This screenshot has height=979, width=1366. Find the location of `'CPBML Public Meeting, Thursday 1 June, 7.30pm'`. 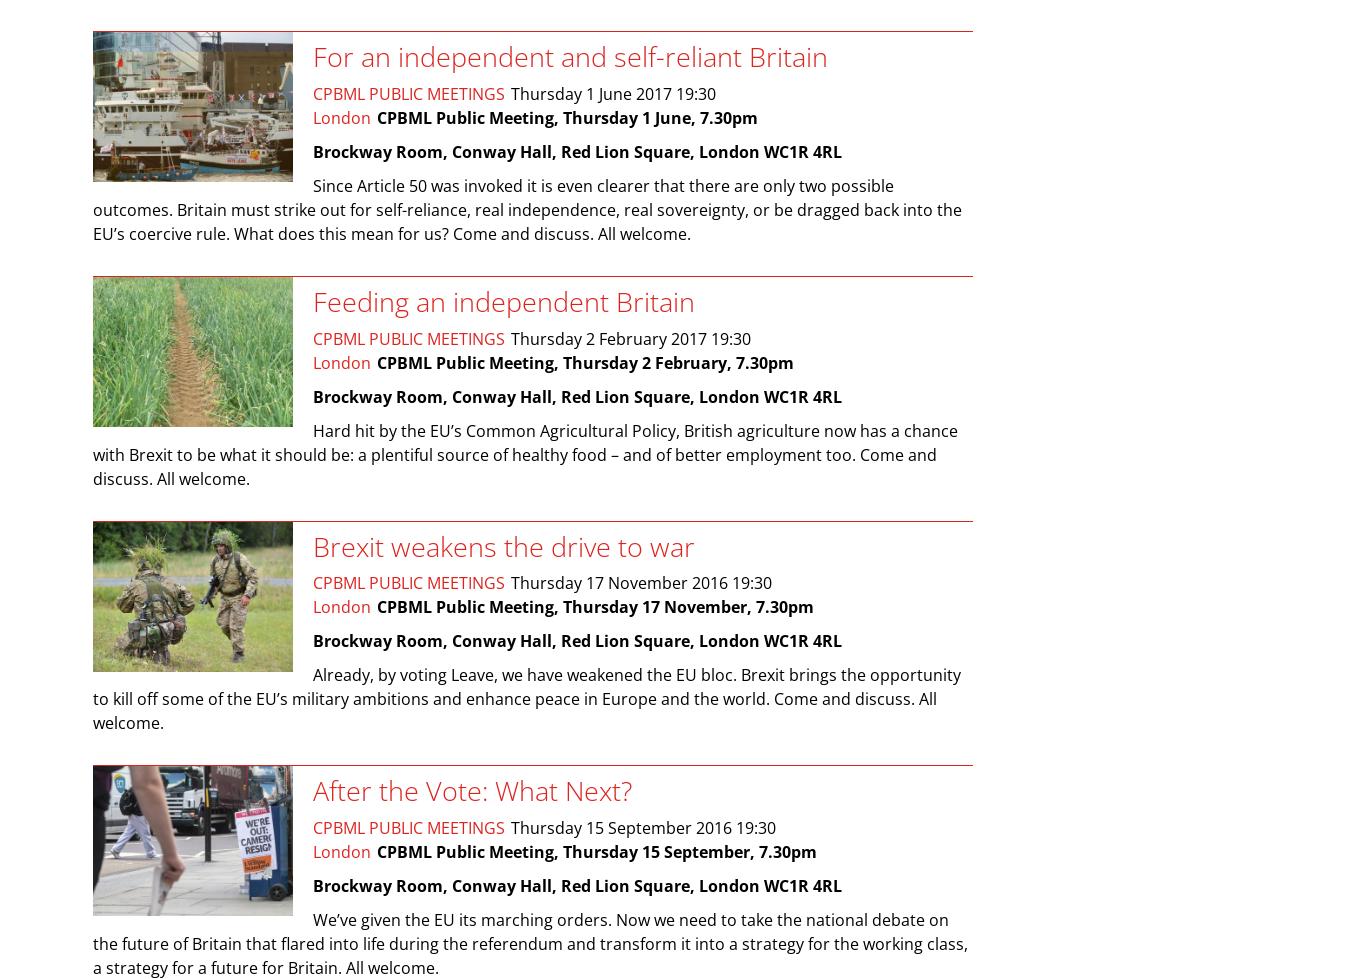

'CPBML Public Meeting, Thursday 1 June, 7.30pm' is located at coordinates (567, 116).